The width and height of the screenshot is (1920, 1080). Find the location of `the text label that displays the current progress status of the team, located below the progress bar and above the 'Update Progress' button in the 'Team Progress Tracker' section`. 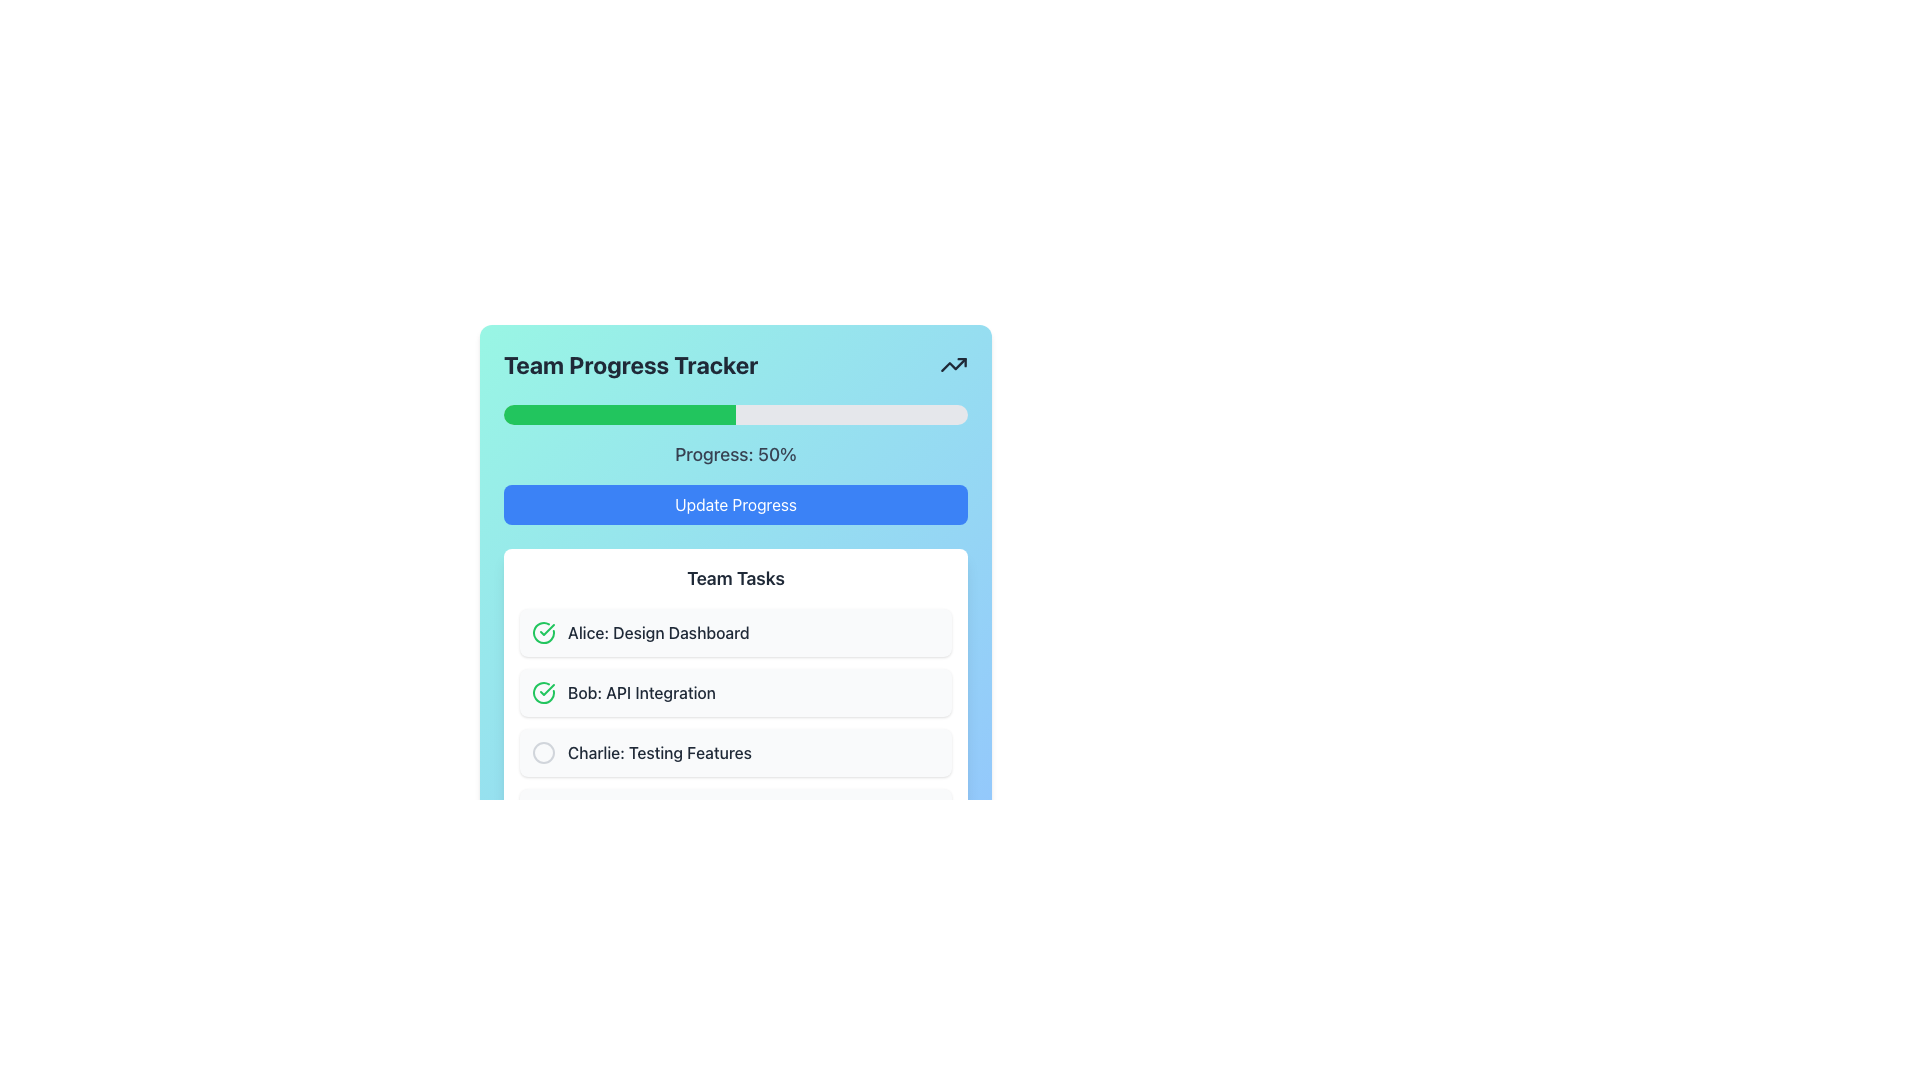

the text label that displays the current progress status of the team, located below the progress bar and above the 'Update Progress' button in the 'Team Progress Tracker' section is located at coordinates (734, 455).